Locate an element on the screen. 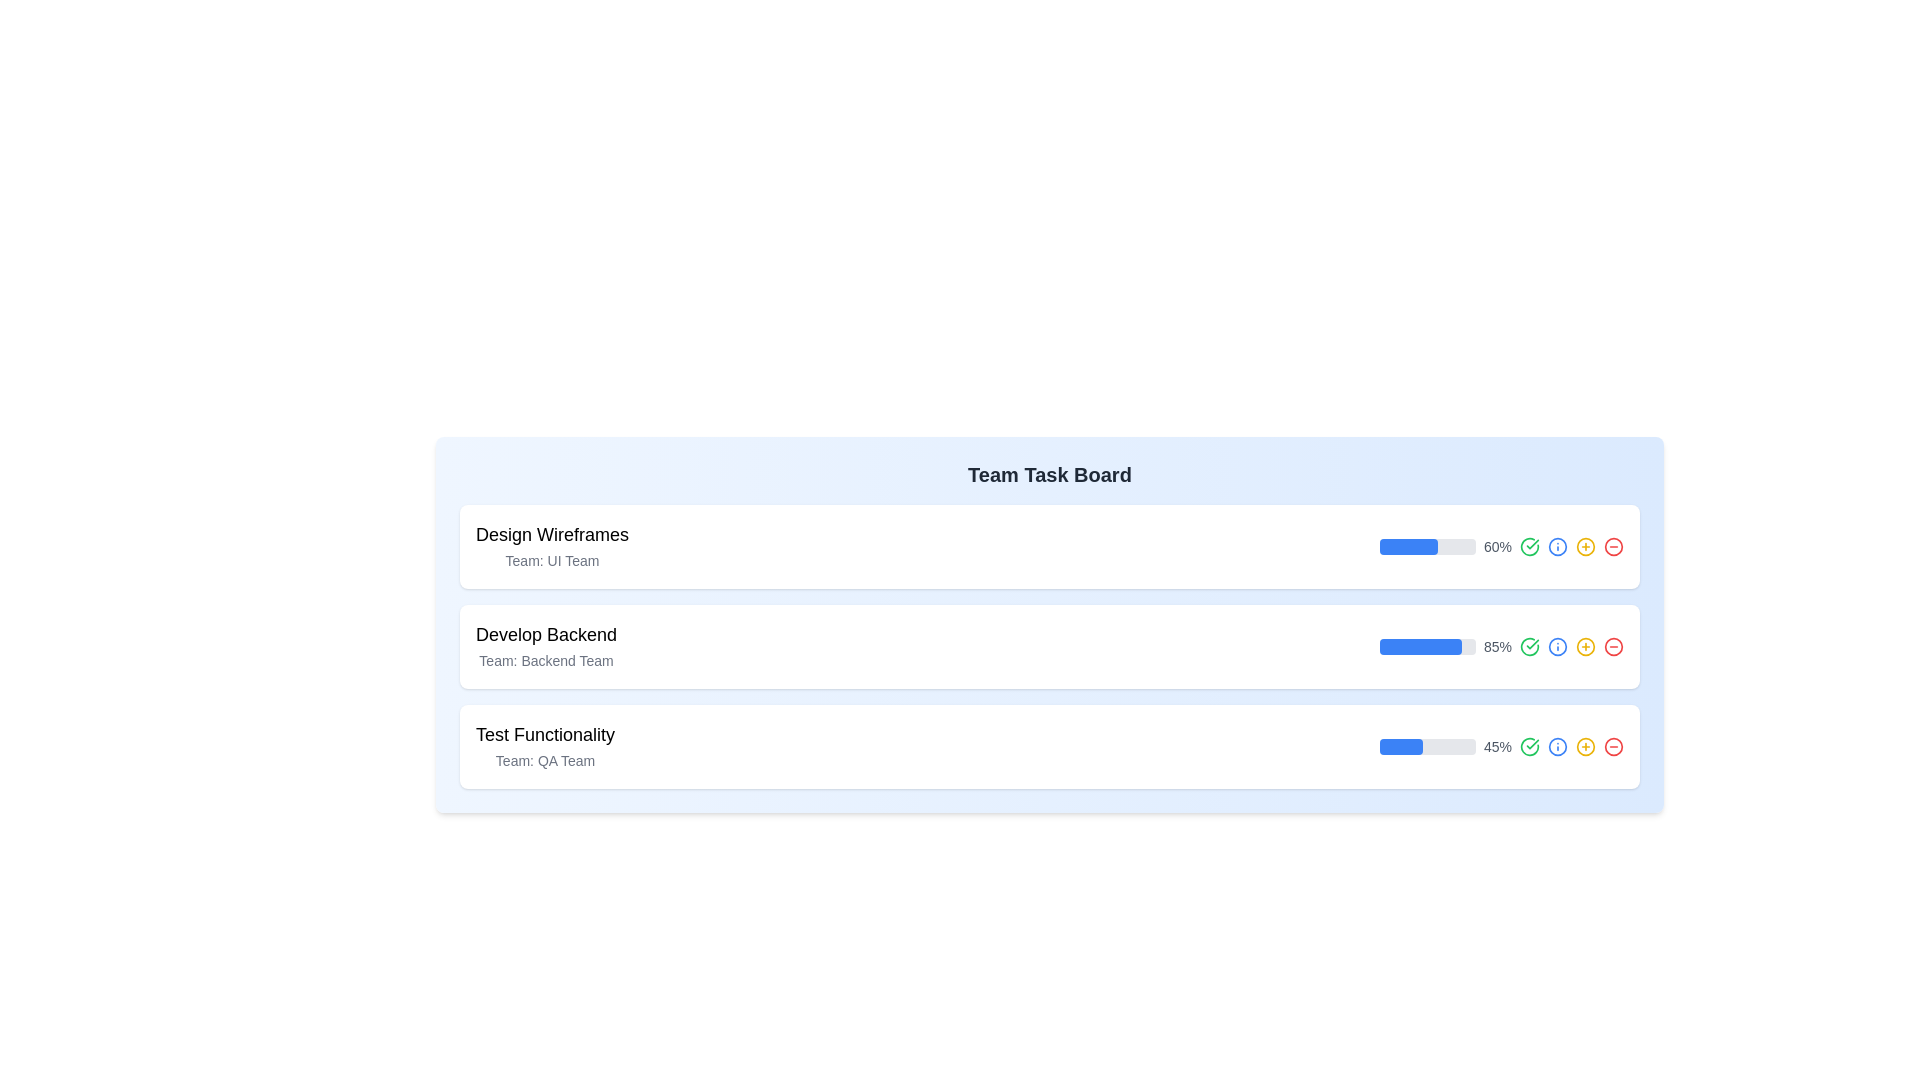 The image size is (1920, 1080). the filled portion of the progress bar located is located at coordinates (1419, 647).